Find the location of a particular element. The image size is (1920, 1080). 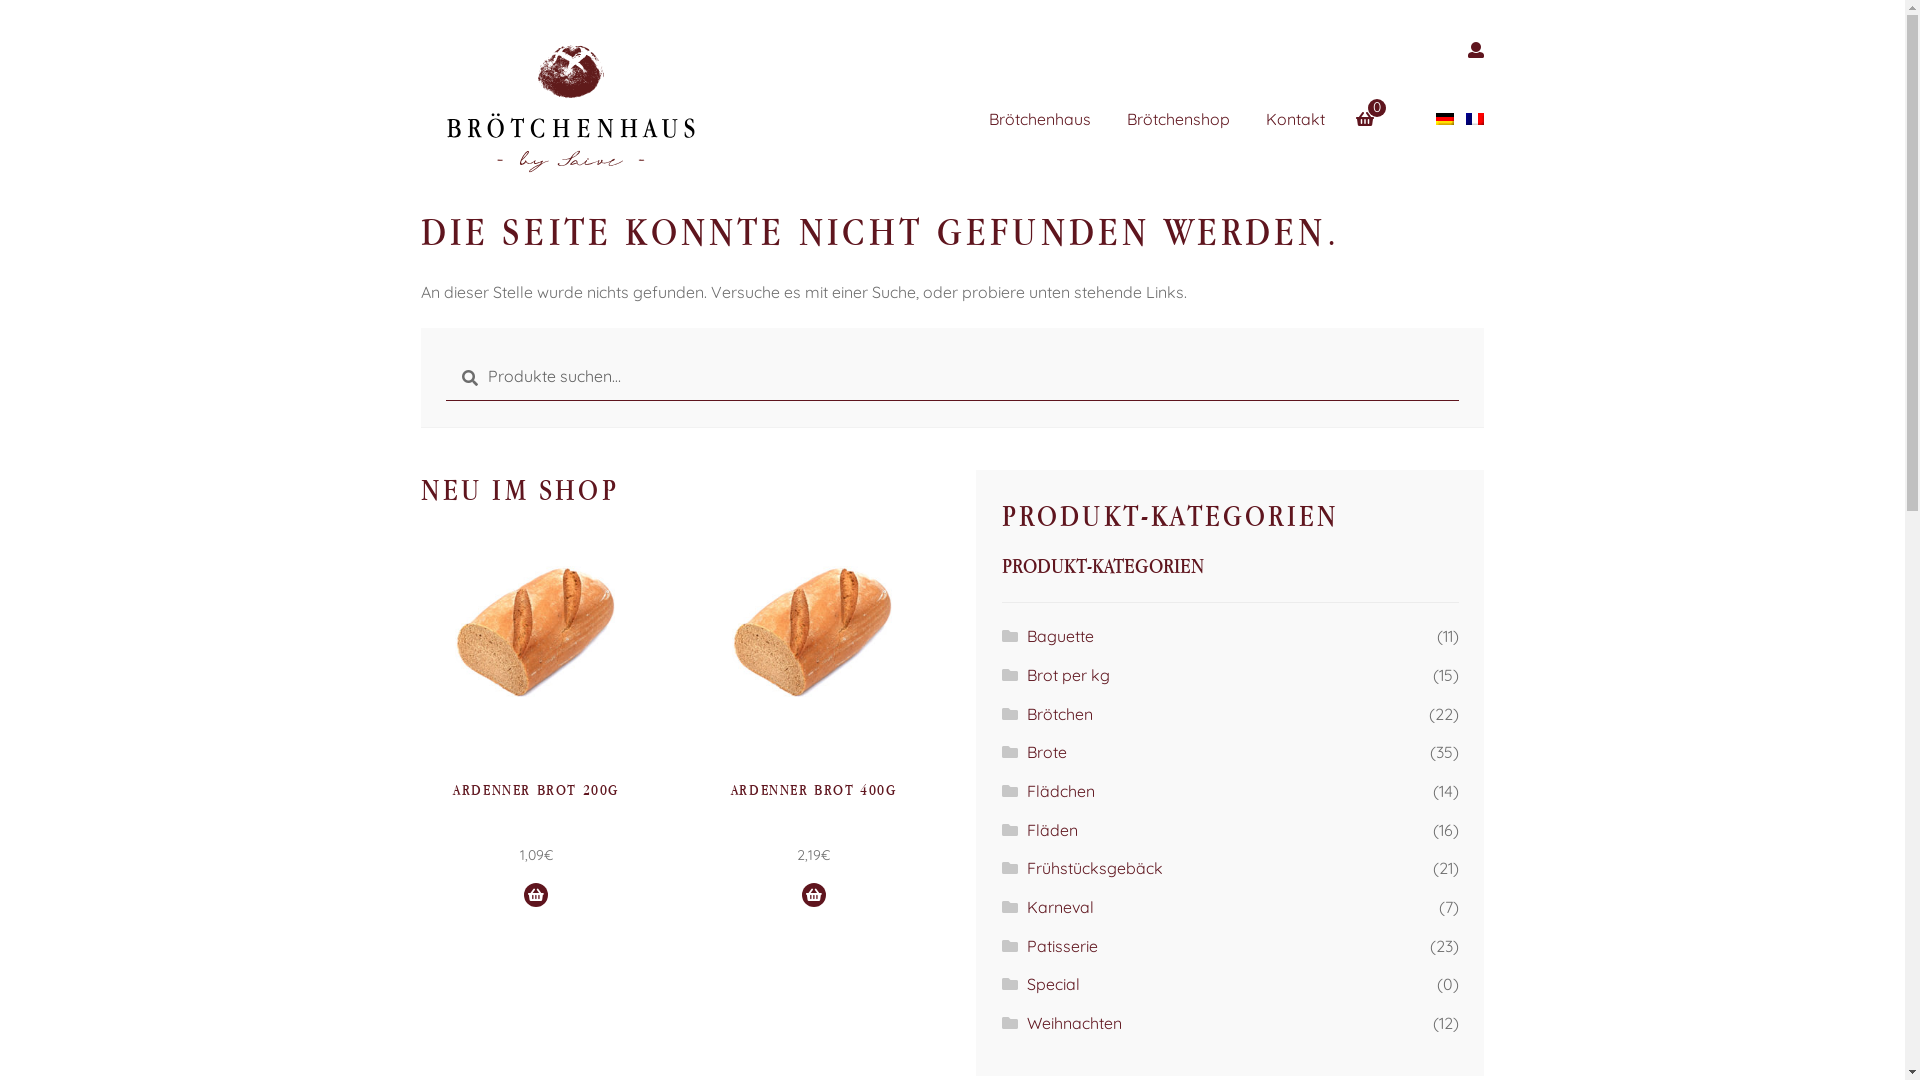

'Kontakt' is located at coordinates (1311, 119).